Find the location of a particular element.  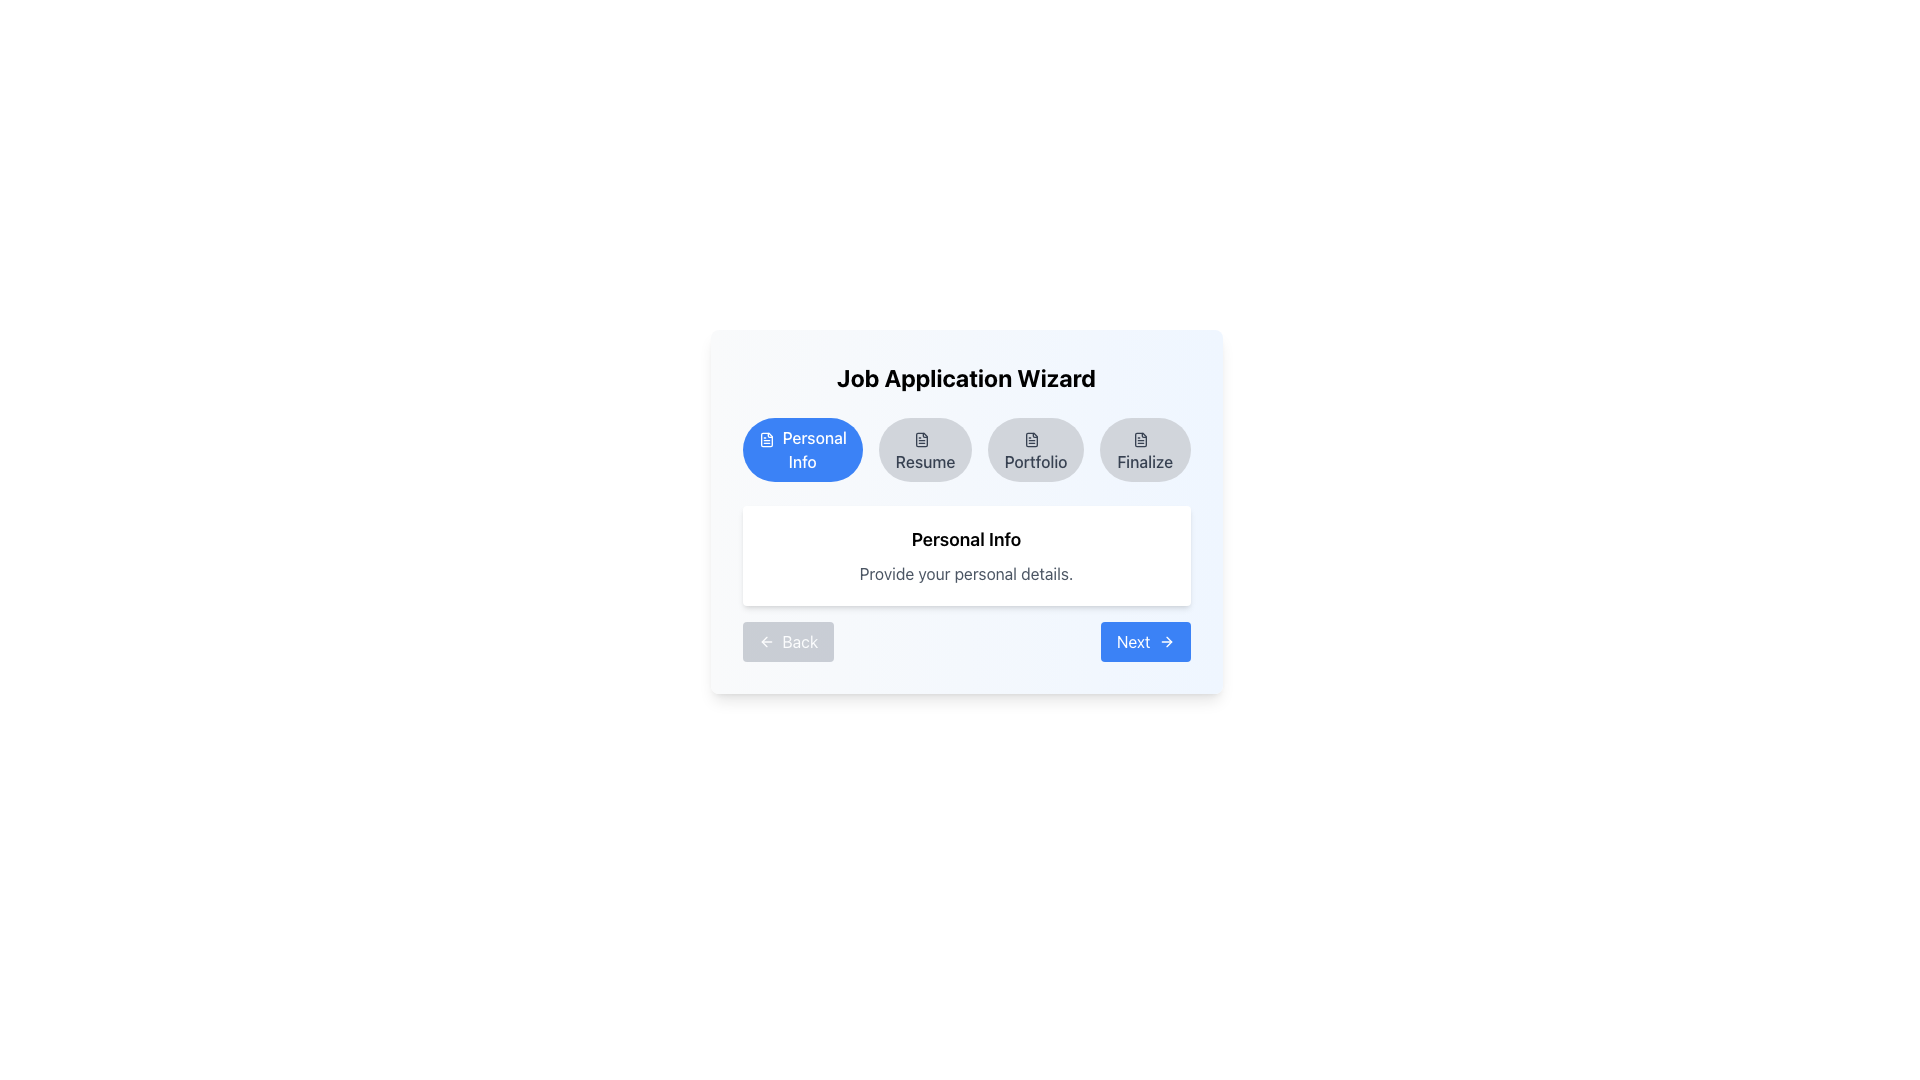

the section header and subtitle for the 'Personal Info' step, which is centrally located below the navigation bar is located at coordinates (966, 555).